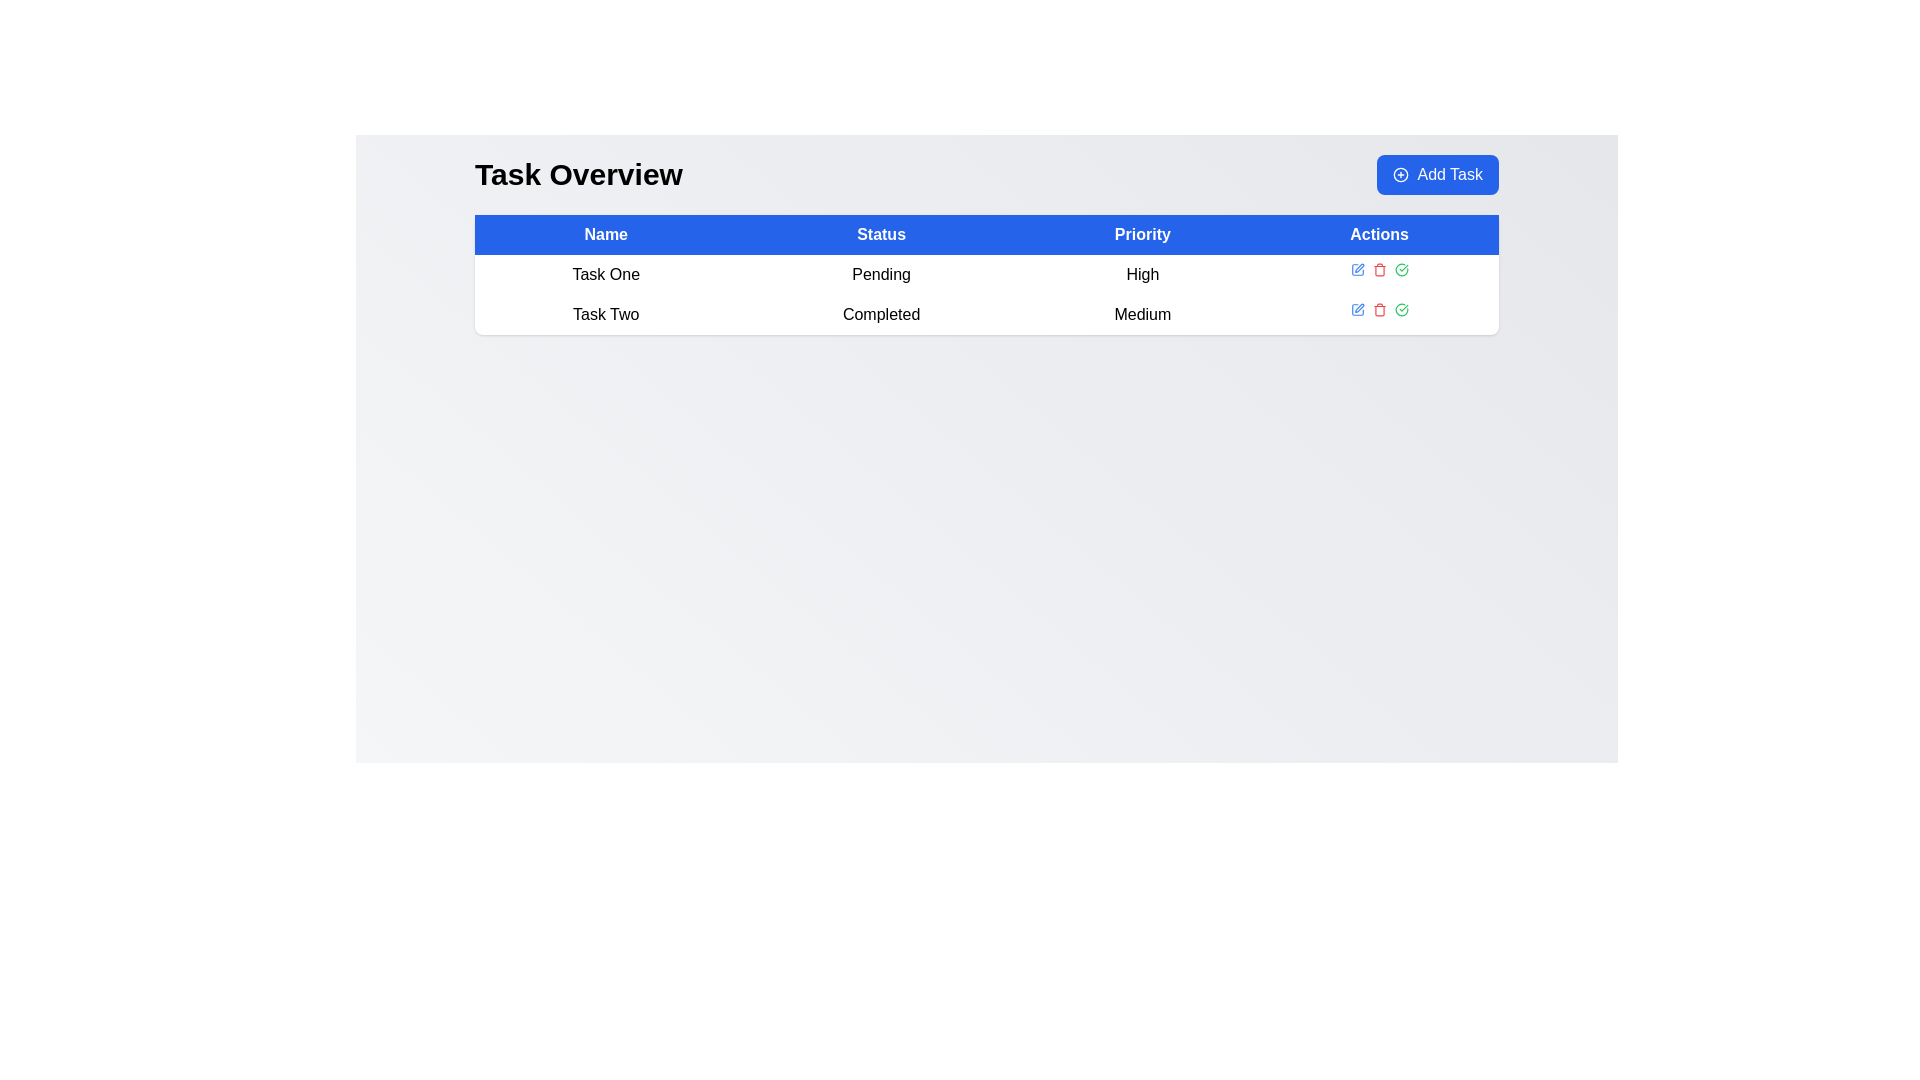 Image resolution: width=1920 pixels, height=1080 pixels. I want to click on text label displaying 'Pending' located under the 'Status' column in the table row for 'Task One', so click(880, 274).